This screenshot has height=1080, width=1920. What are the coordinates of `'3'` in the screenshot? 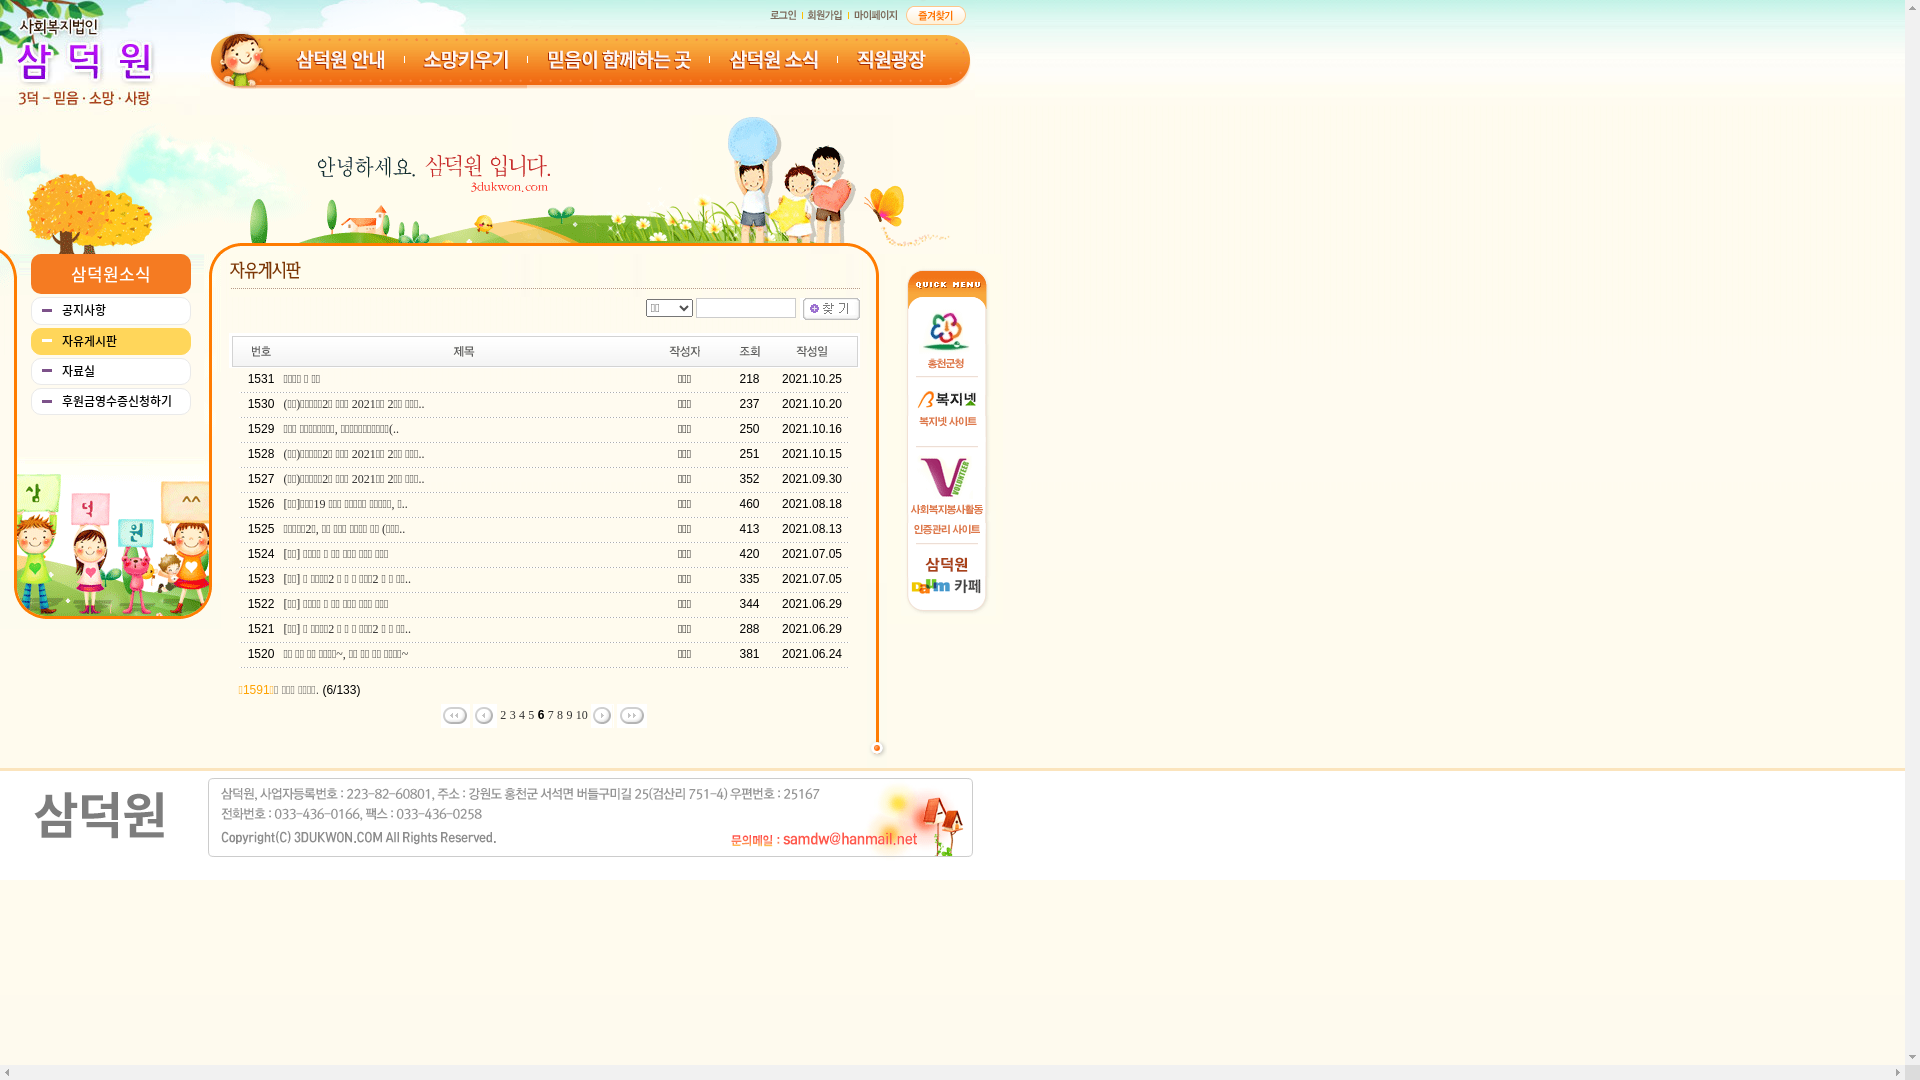 It's located at (513, 713).